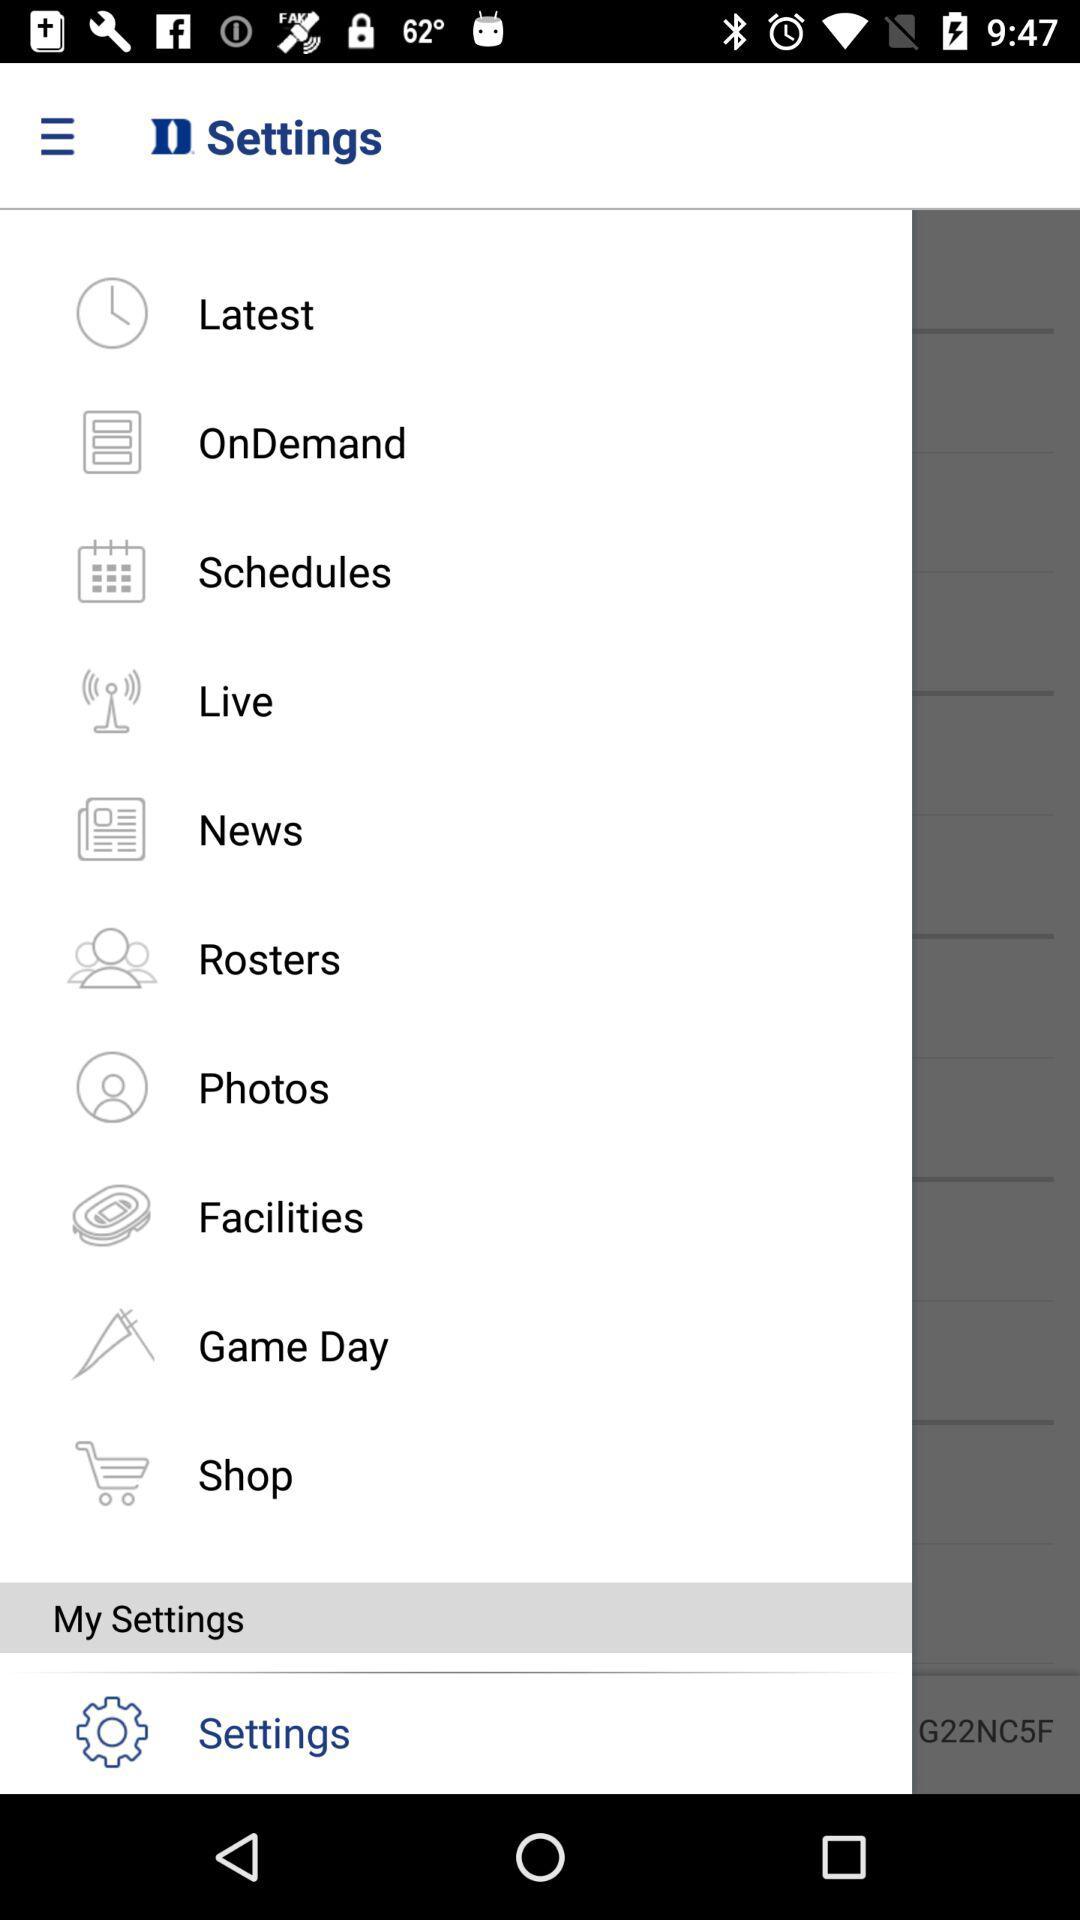 This screenshot has width=1080, height=1920. I want to click on flag symbol which is on the left of game day, so click(111, 1344).